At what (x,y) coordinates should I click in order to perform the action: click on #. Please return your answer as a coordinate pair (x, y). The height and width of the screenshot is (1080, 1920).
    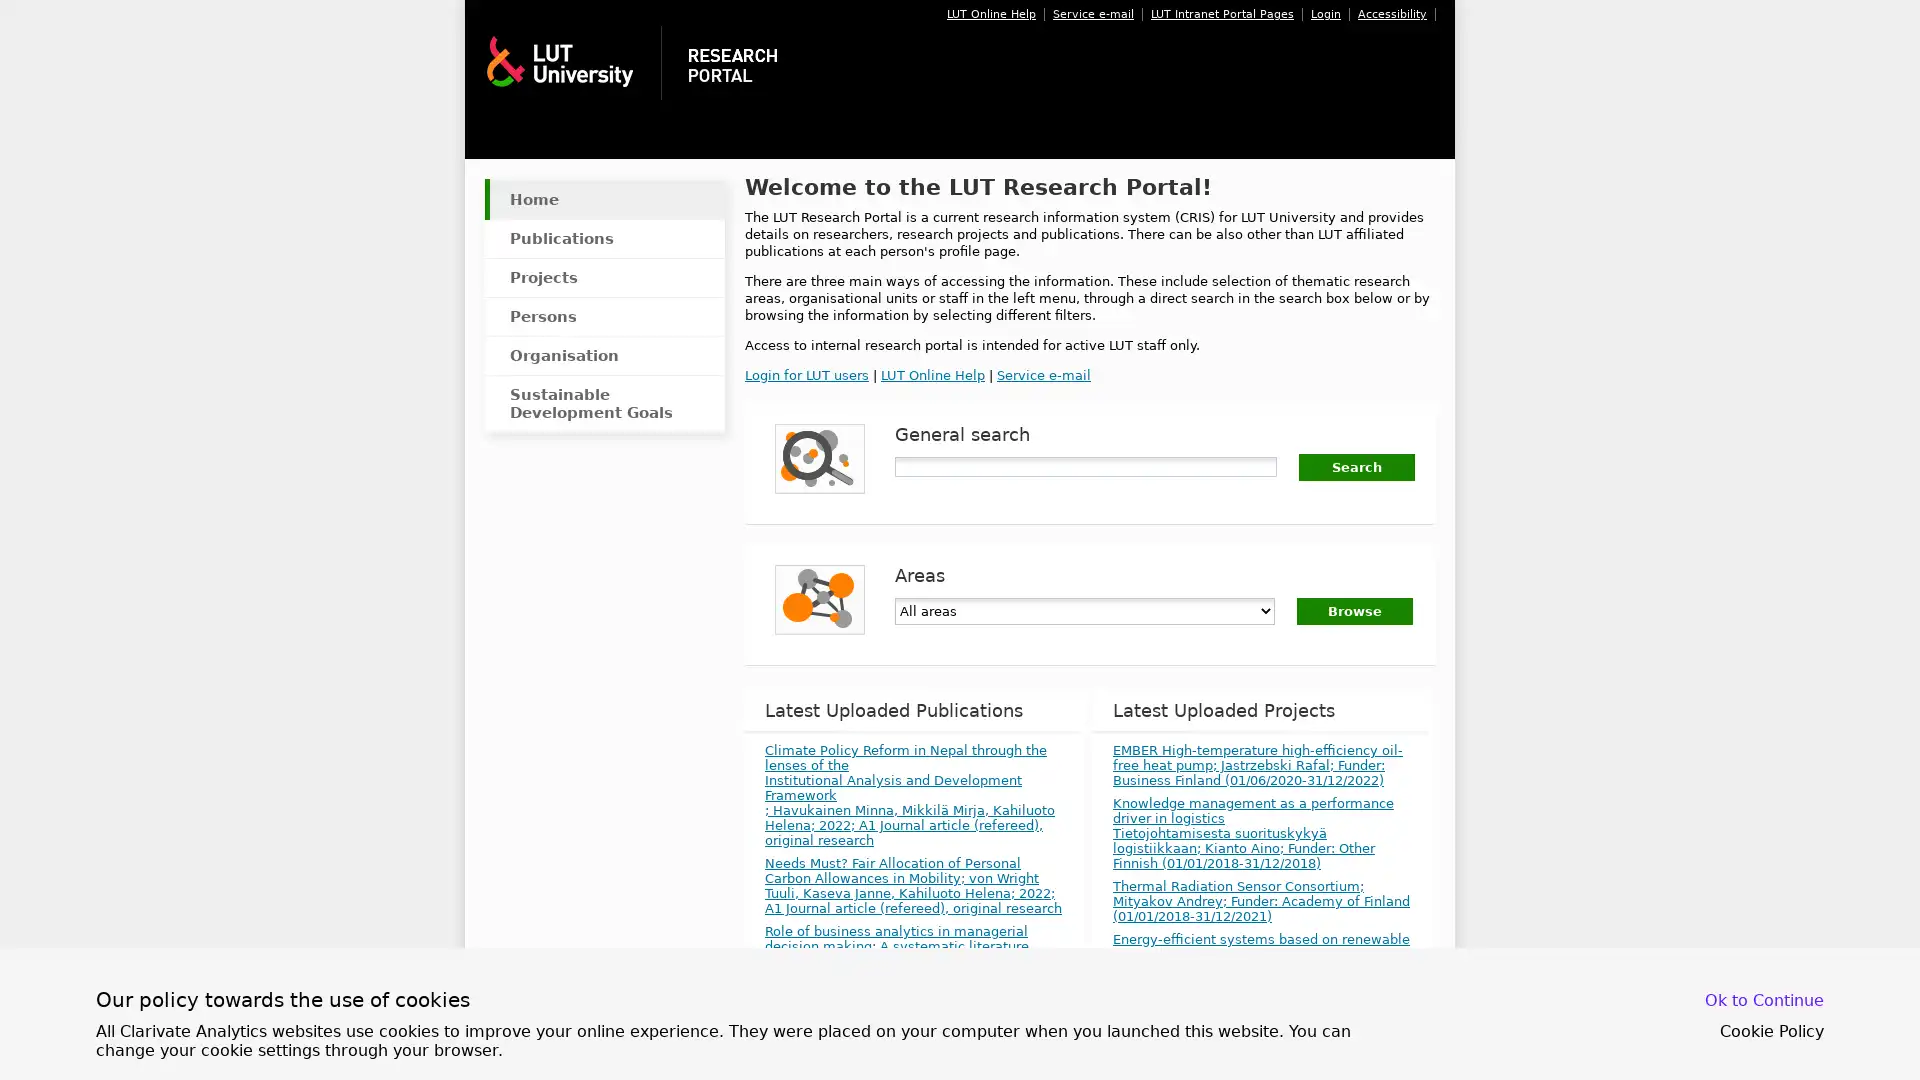
    Looking at the image, I should click on (1357, 467).